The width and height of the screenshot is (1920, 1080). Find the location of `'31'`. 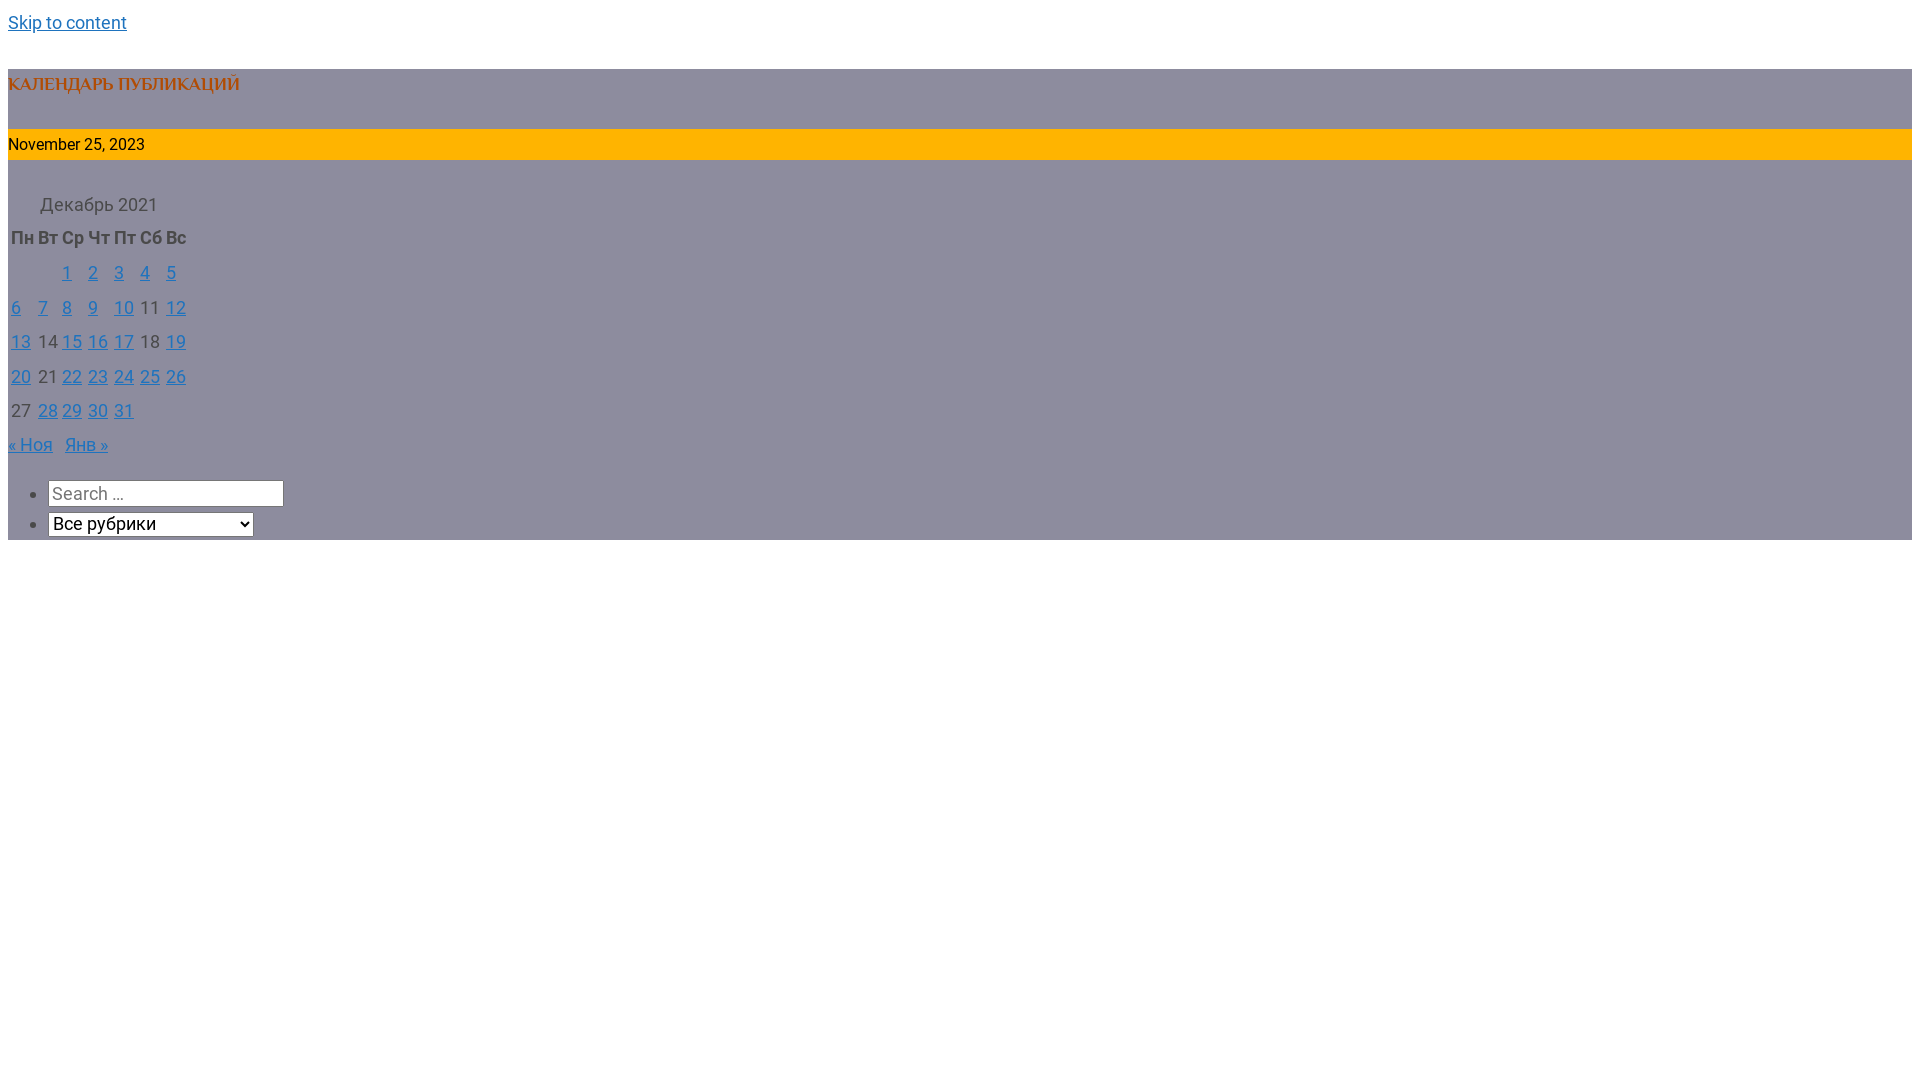

'31' is located at coordinates (113, 409).